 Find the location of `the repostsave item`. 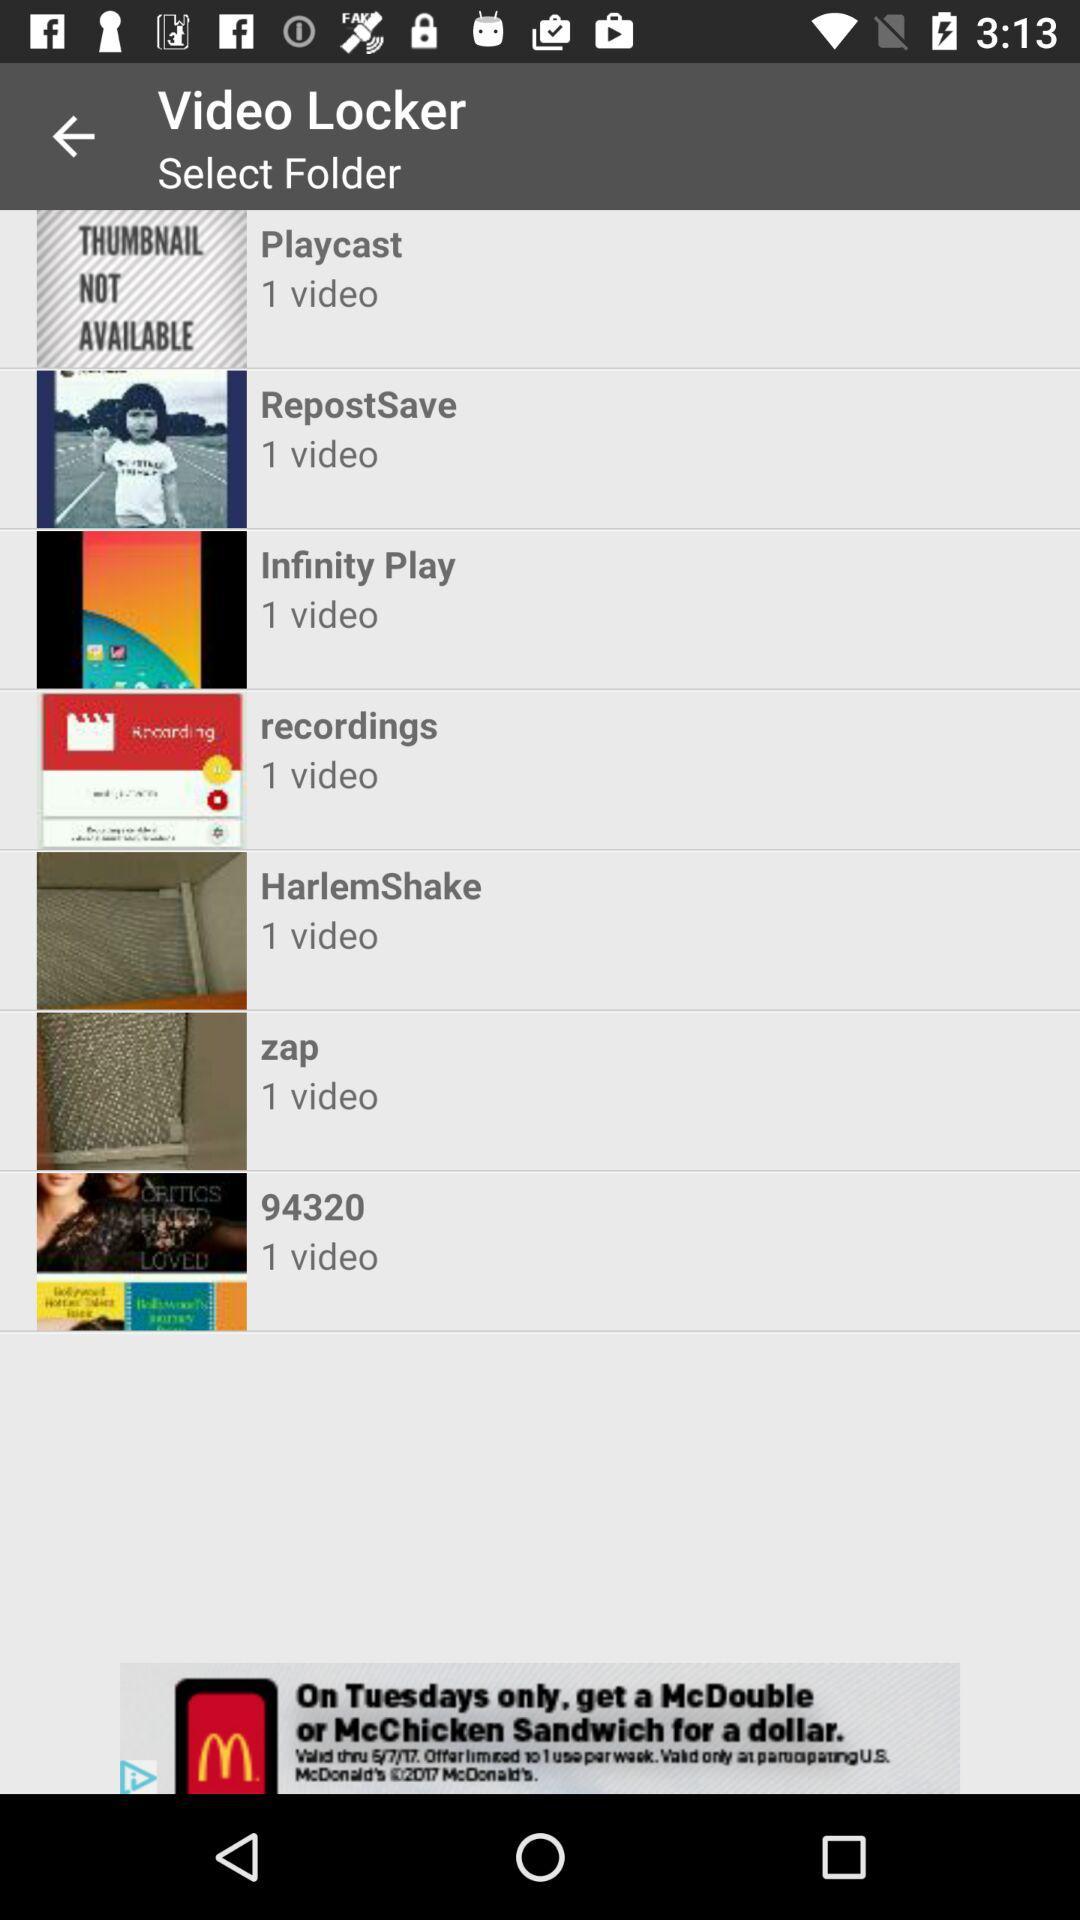

the repostsave item is located at coordinates (521, 402).